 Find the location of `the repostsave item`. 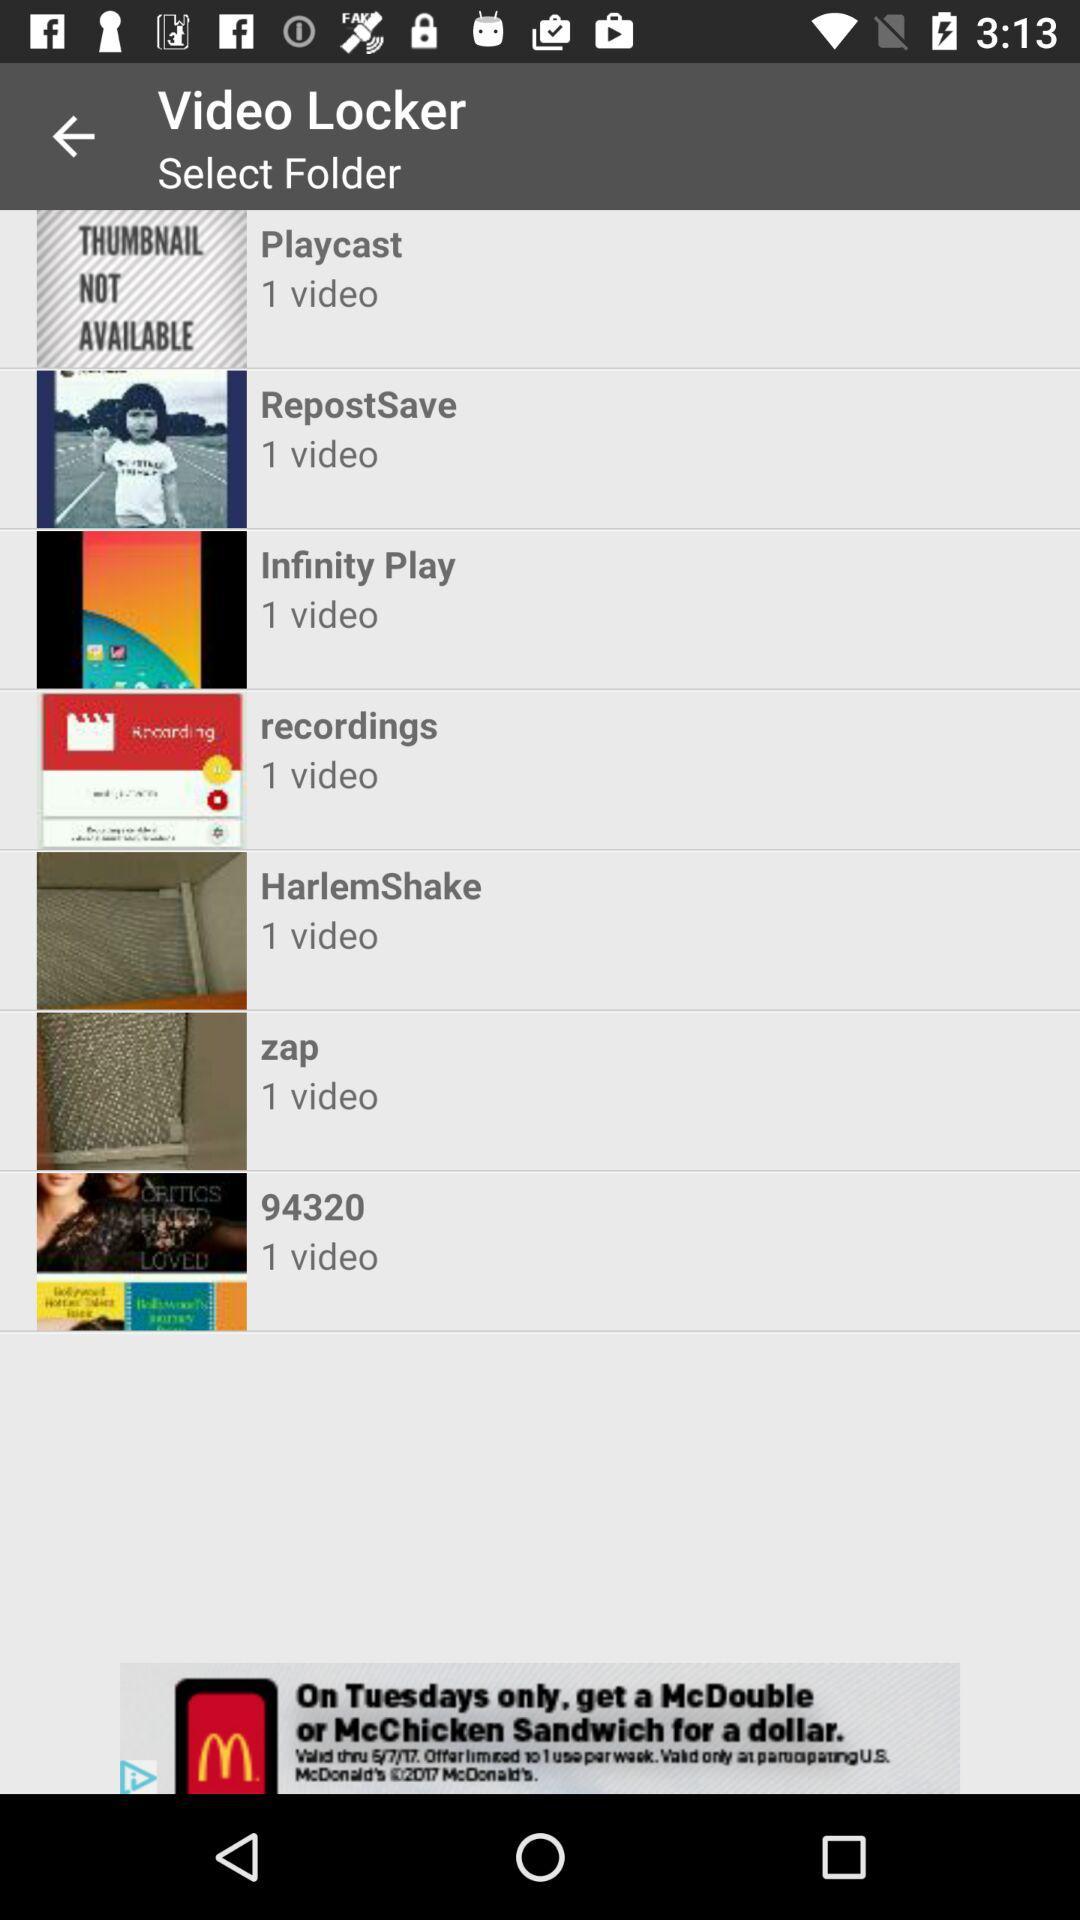

the repostsave item is located at coordinates (521, 402).